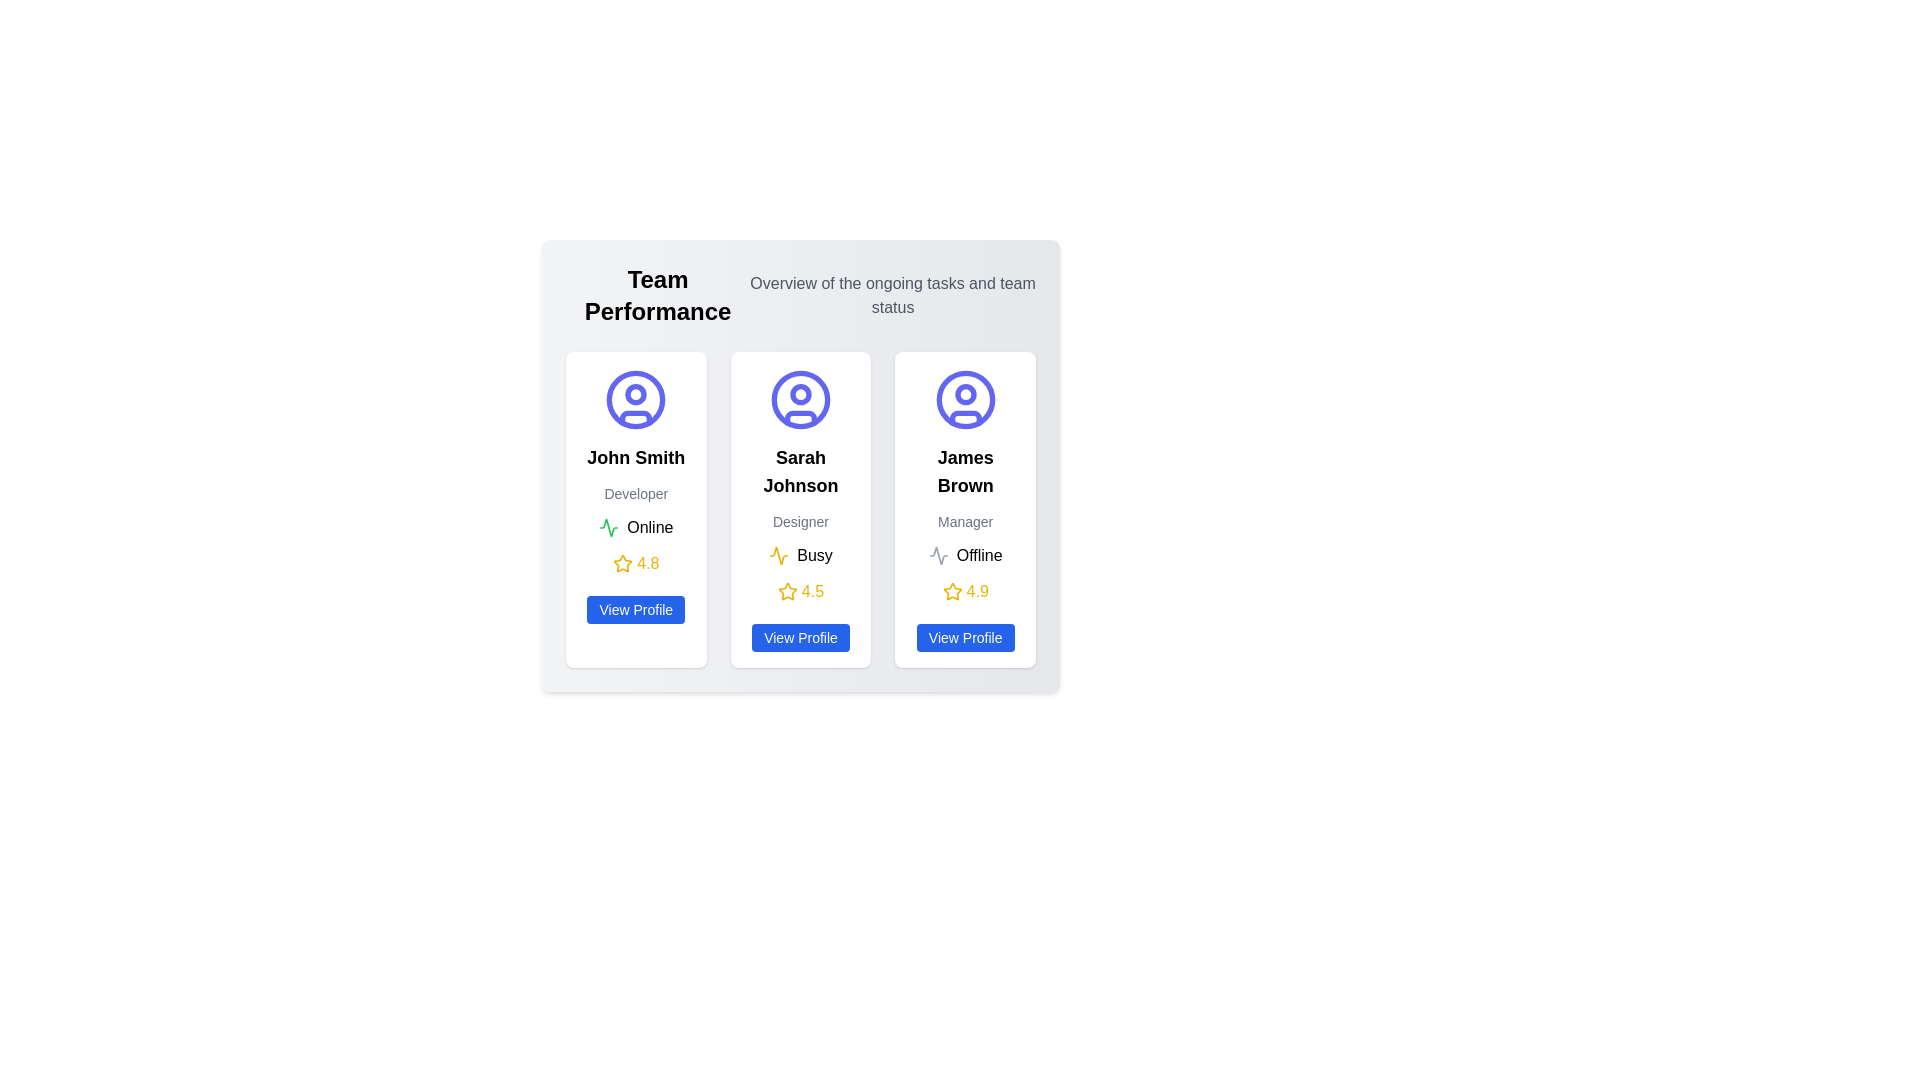 The height and width of the screenshot is (1080, 1920). I want to click on the yellow waveform icon that represents the status 'Busy' in the second profile card under 'Sarah Johnson', so click(778, 555).